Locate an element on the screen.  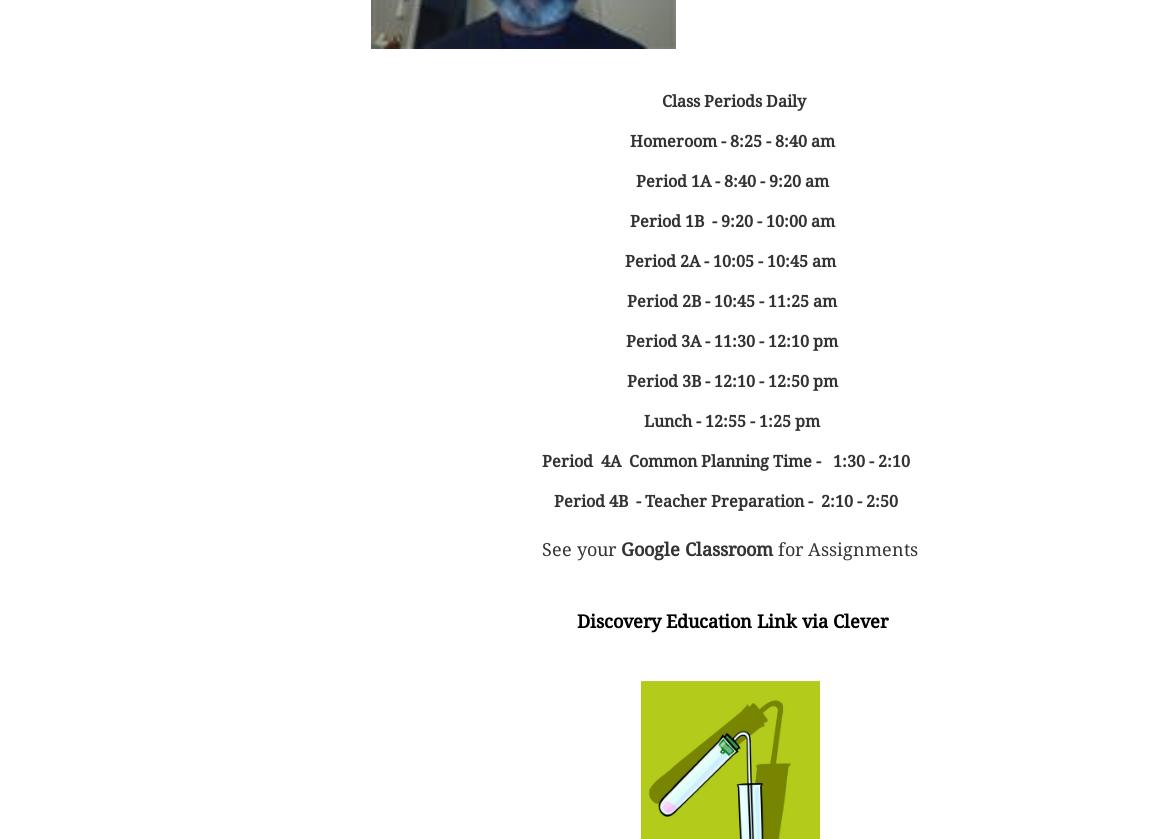
'Period 1B  - 9:20 - 10:00 am' is located at coordinates (731, 220).